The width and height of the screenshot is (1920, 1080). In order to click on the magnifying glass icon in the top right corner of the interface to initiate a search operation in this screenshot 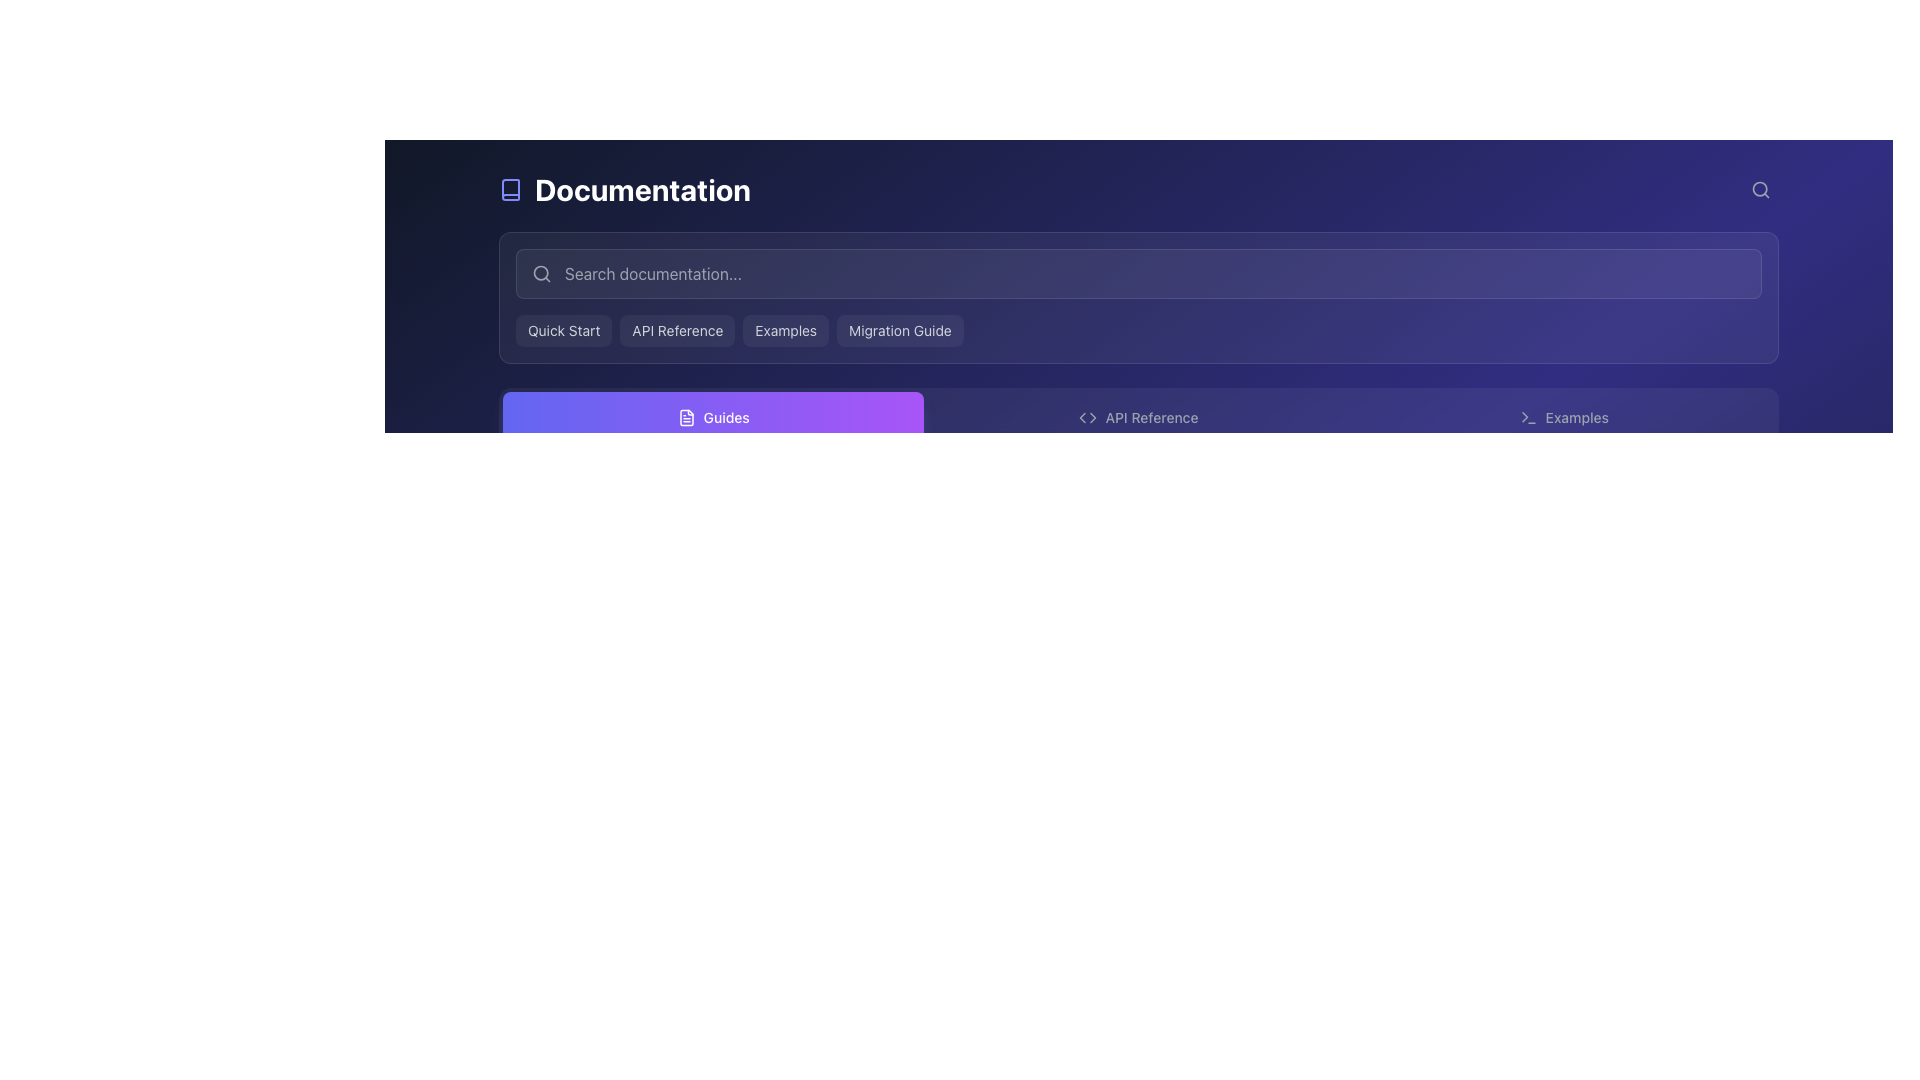, I will do `click(1761, 189)`.